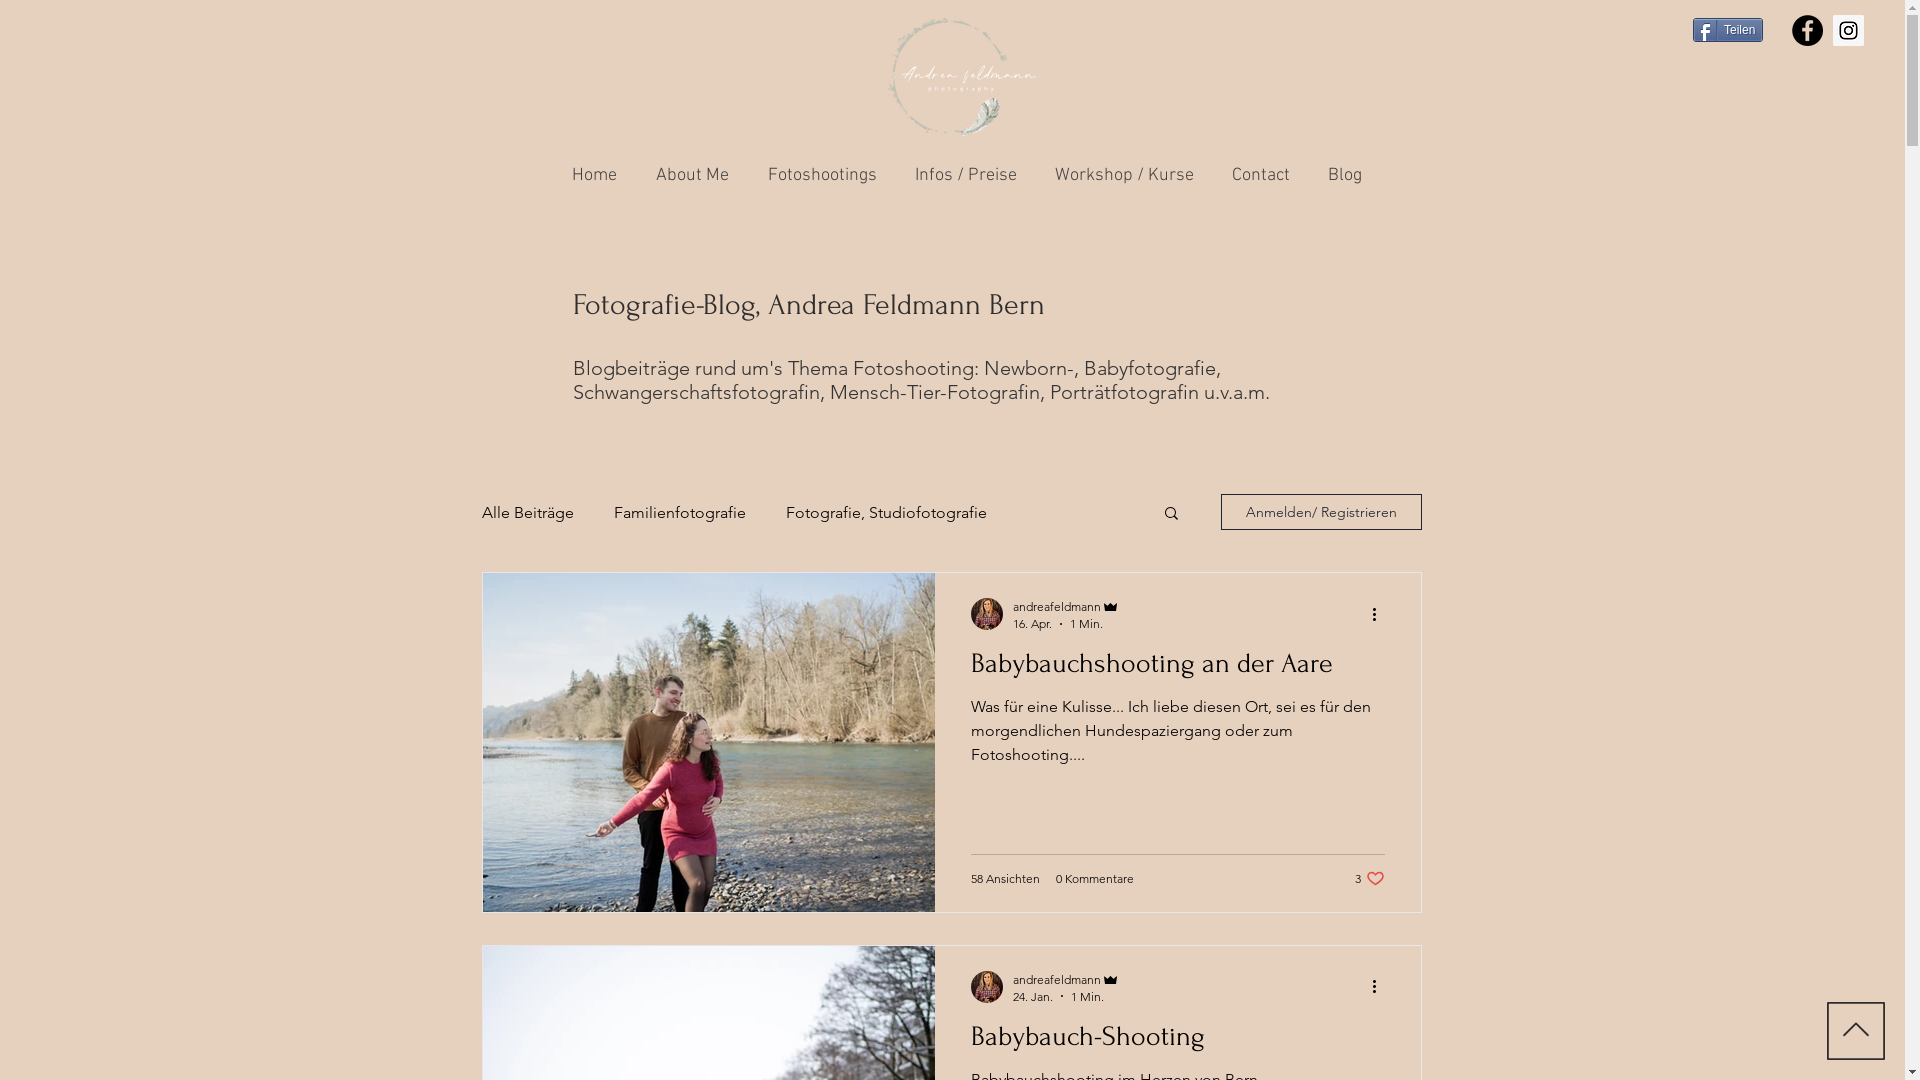 The height and width of the screenshot is (1080, 1920). I want to click on 'Babybauchshooting an der Aare', so click(1176, 668).